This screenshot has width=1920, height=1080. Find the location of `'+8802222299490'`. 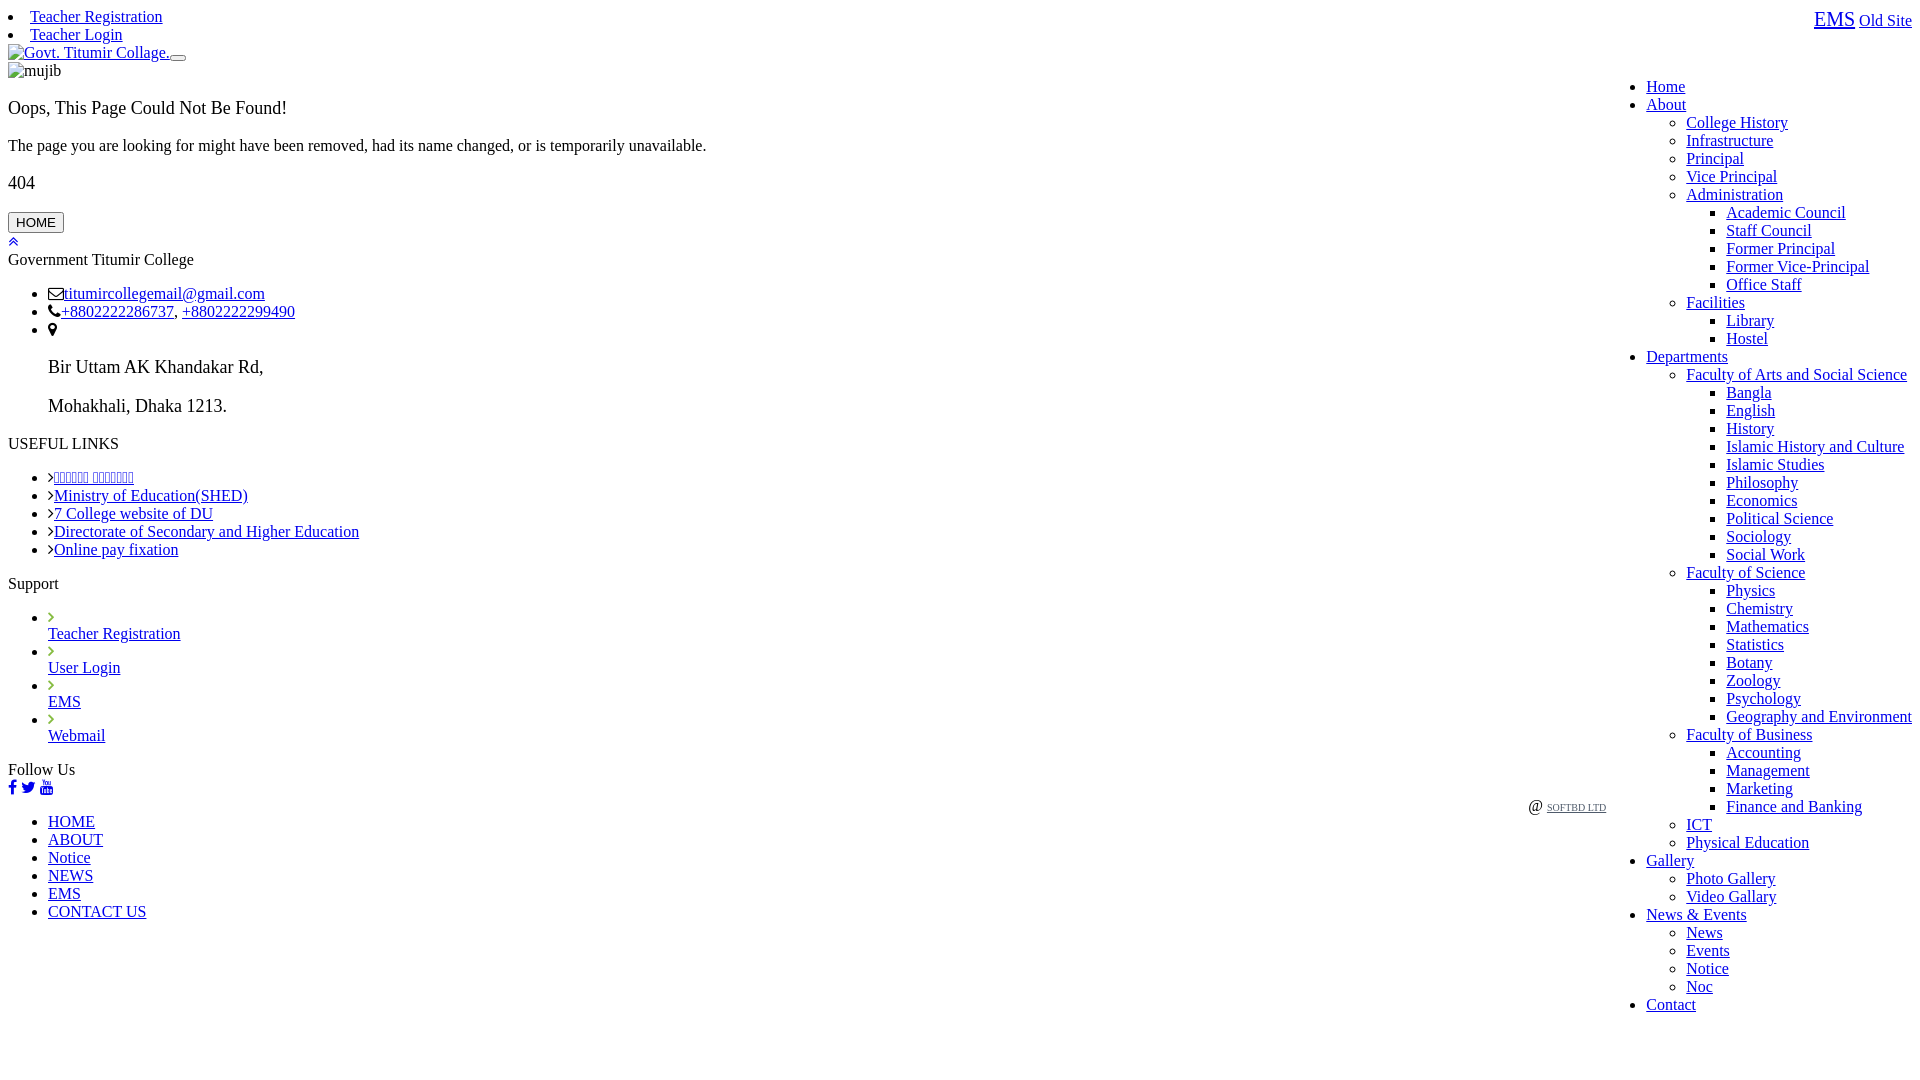

'+8802222299490' is located at coordinates (182, 311).